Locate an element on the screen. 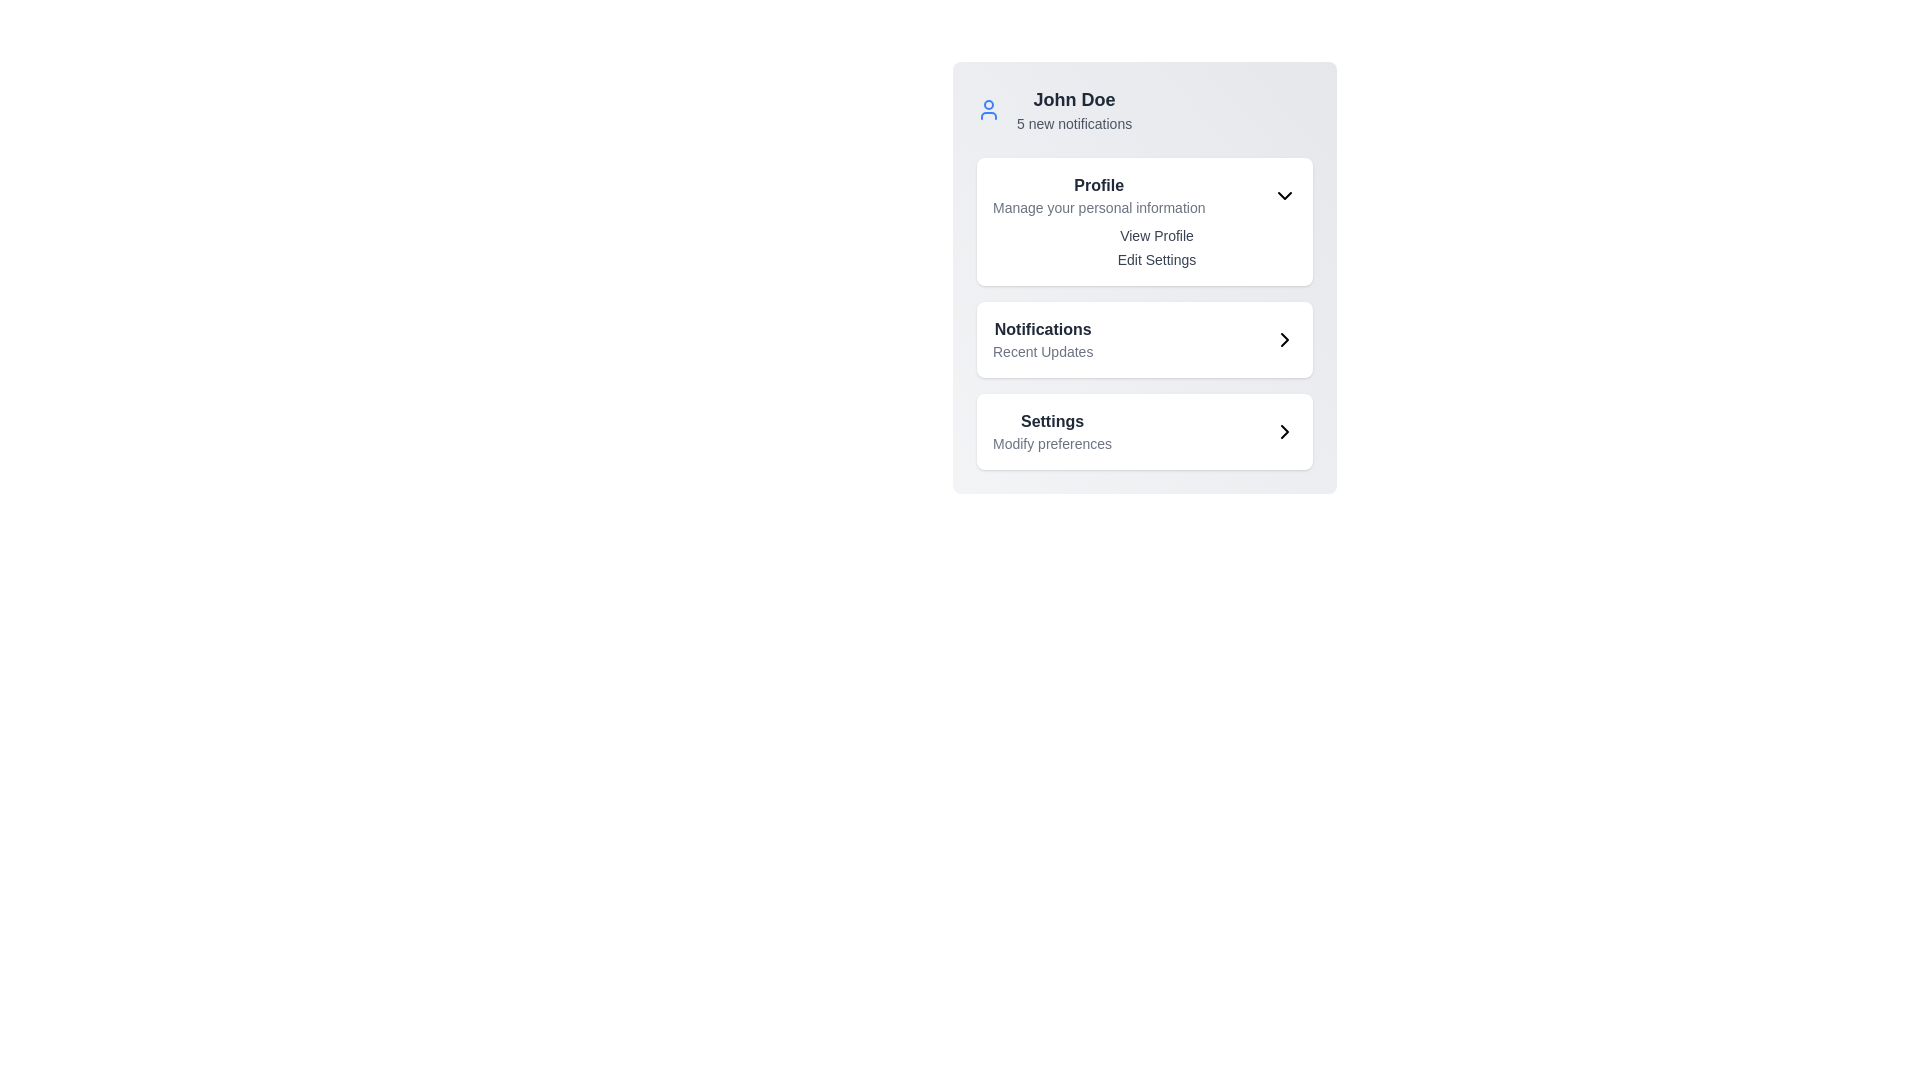  the dropdown indicator icon located on the right side of the 'Profile' text is located at coordinates (1285, 196).